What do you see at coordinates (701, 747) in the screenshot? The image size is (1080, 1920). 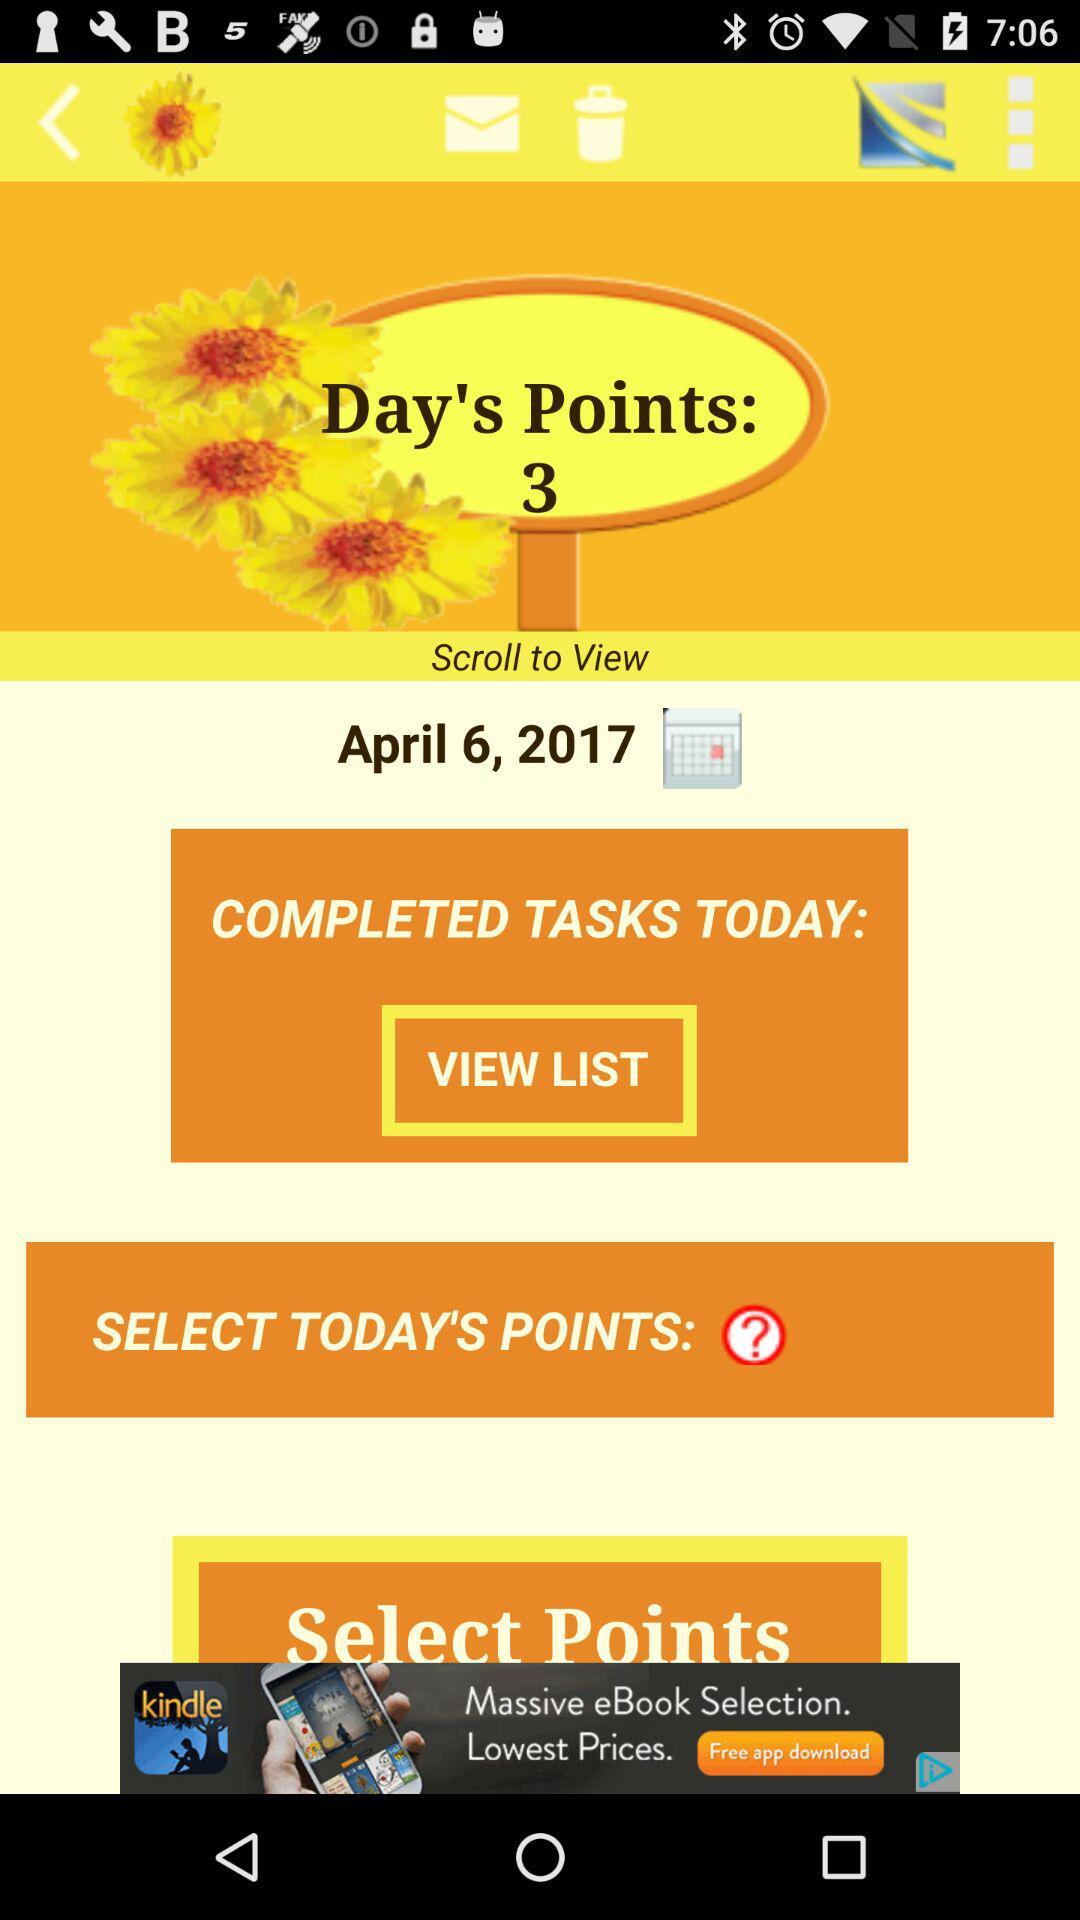 I see `icon to the right of the april 6, 2017 icon` at bounding box center [701, 747].